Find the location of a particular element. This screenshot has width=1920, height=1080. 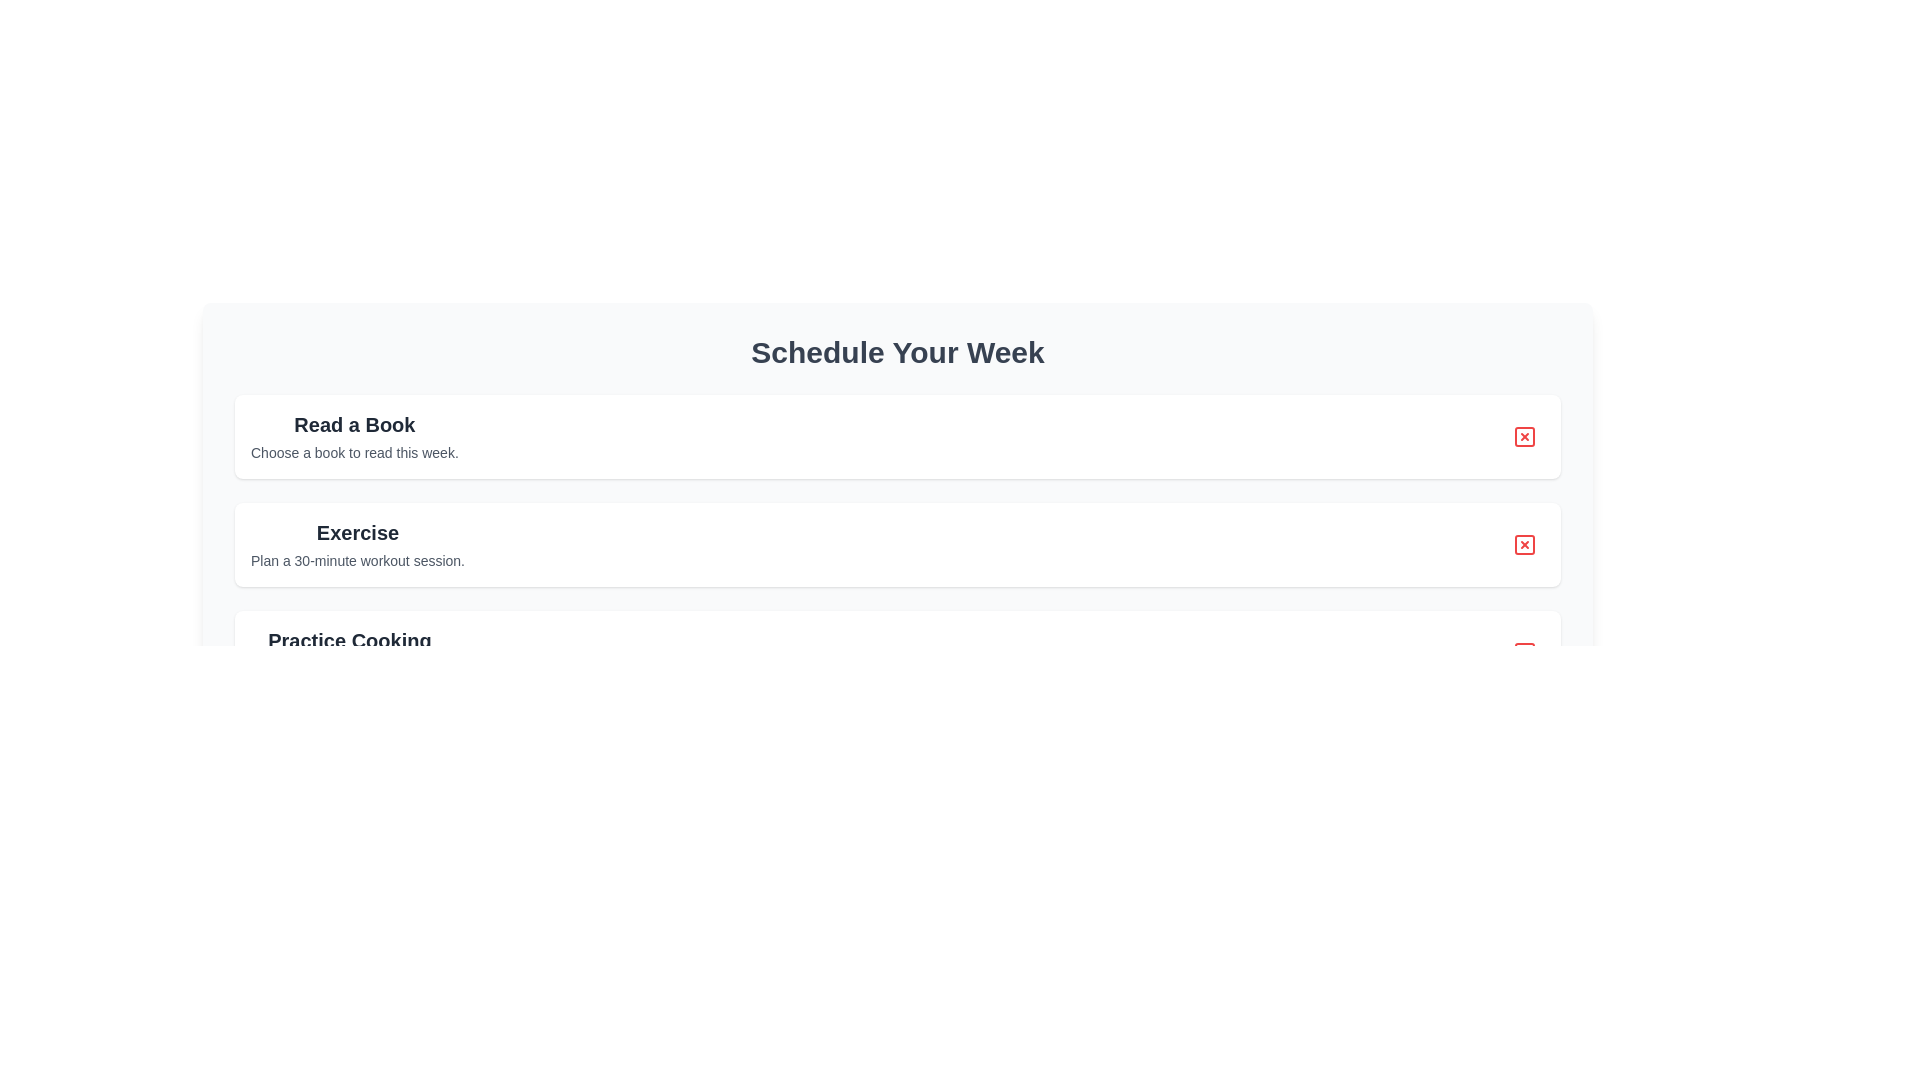

the red-bordered square icon button with an 'X' symbol located on the right side of the 'Exercise' section under 'Schedule Your Week' is located at coordinates (1524, 544).